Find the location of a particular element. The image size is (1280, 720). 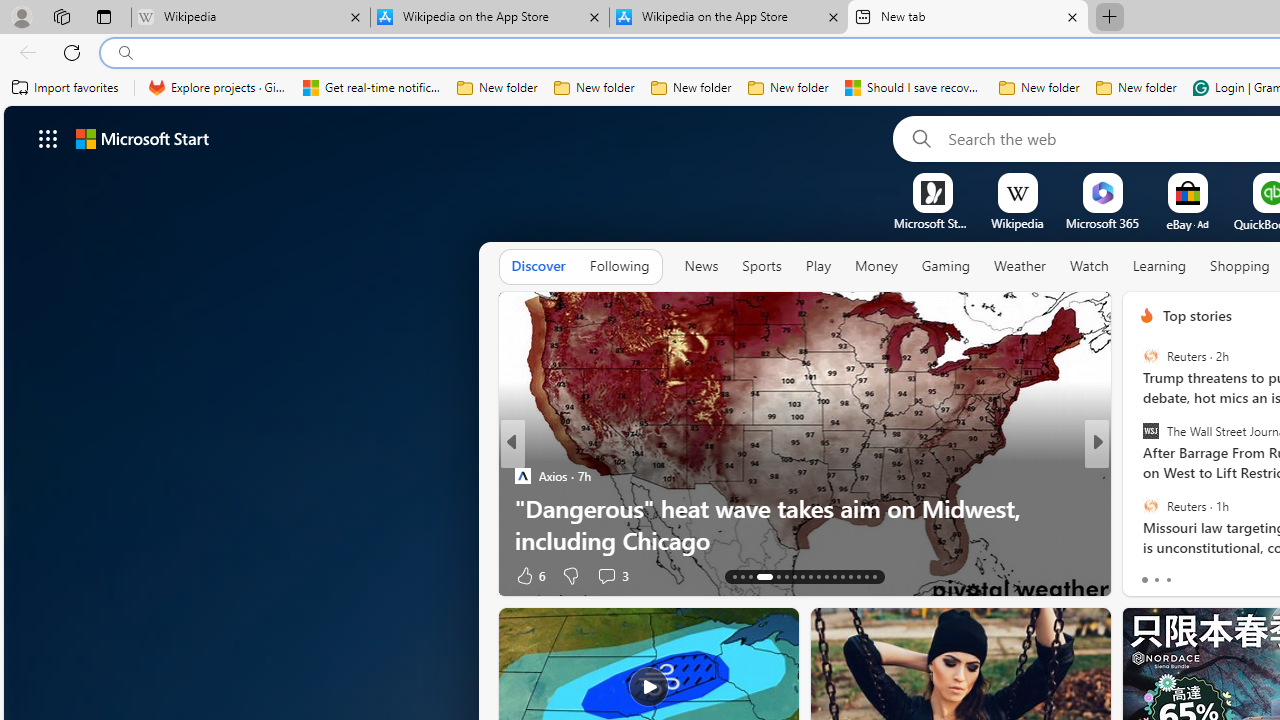

'135 Like' is located at coordinates (1152, 575).